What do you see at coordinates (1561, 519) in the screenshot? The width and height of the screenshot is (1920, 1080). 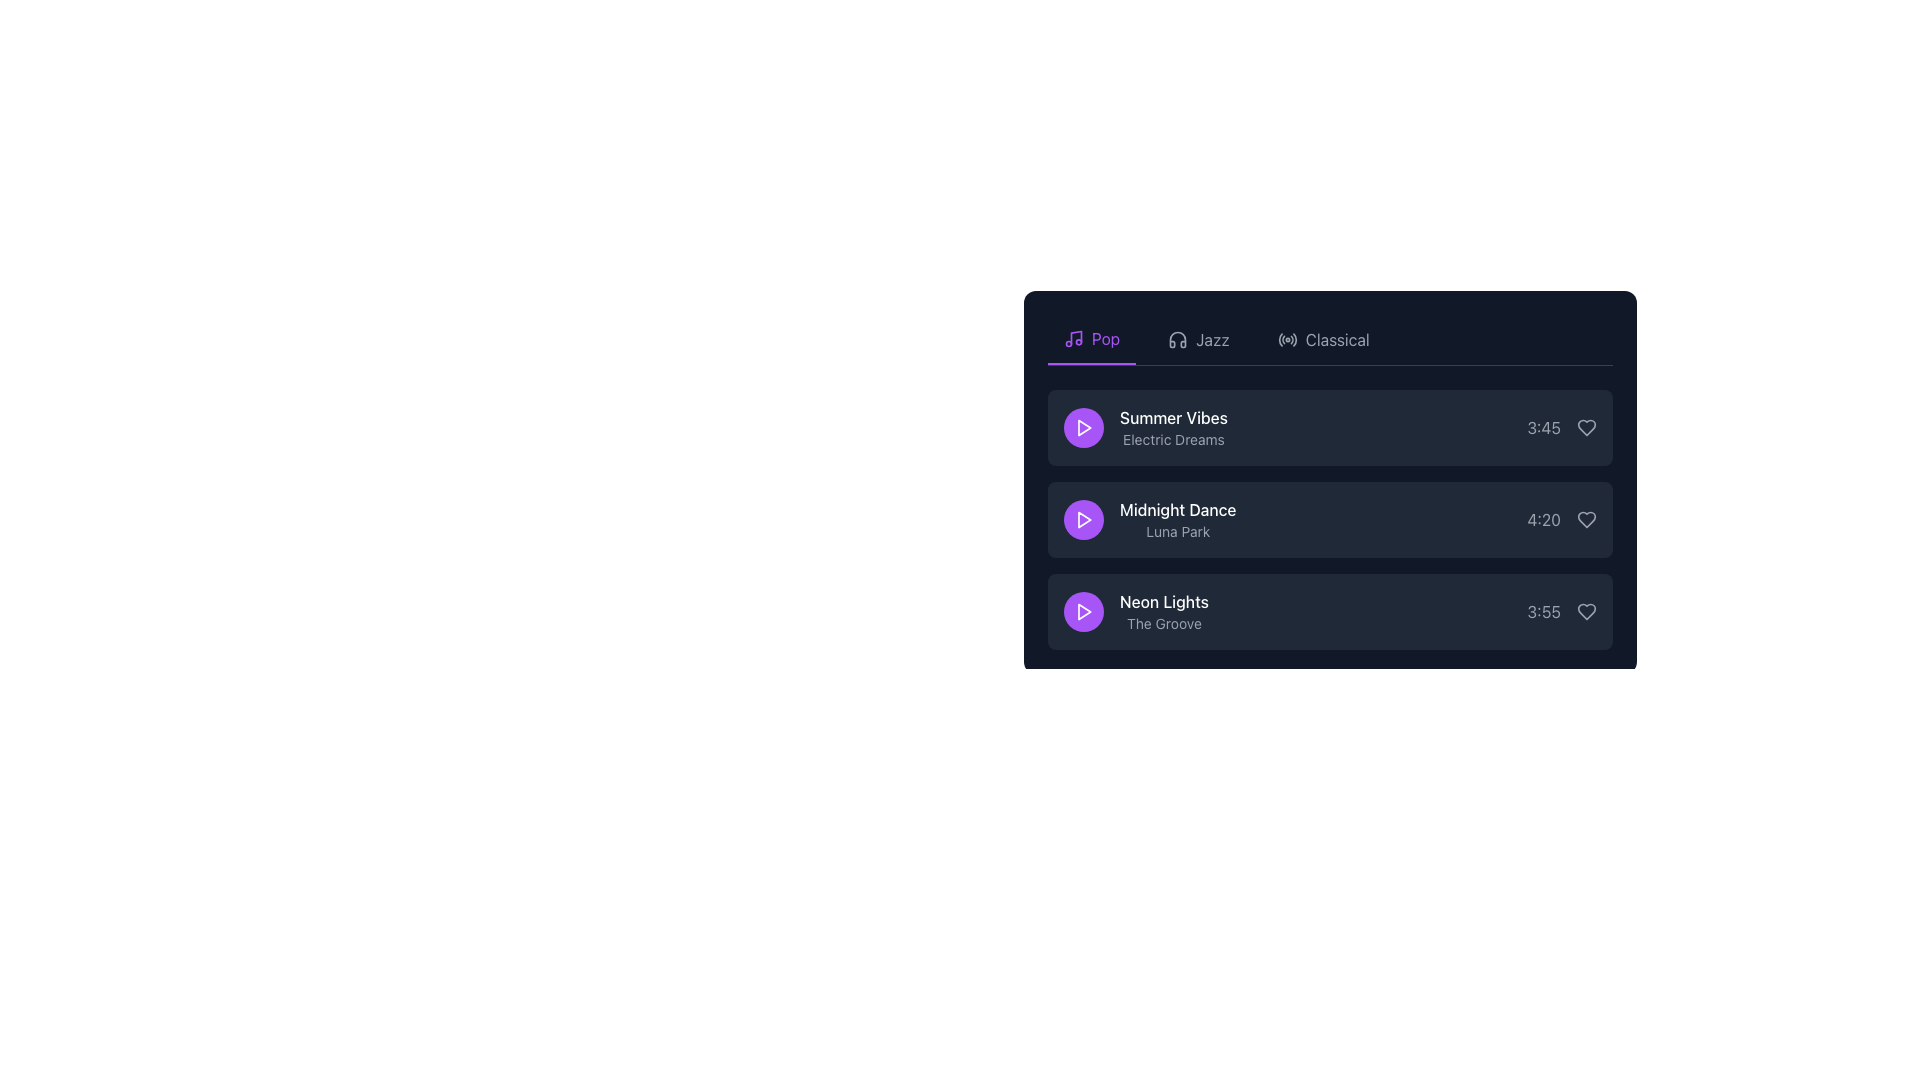 I see `the duration text label '4:20' which is styled in a lighter gray color and positioned alongside a heart icon in the song details row` at bounding box center [1561, 519].